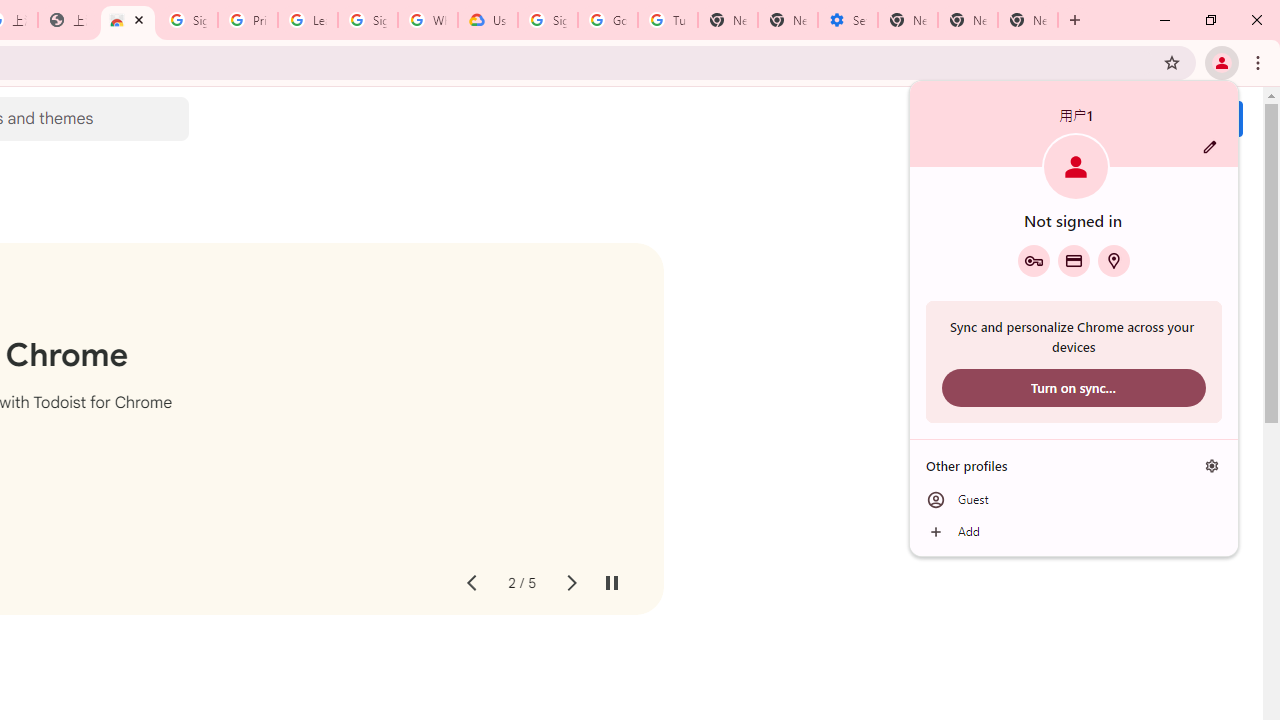  I want to click on 'Google Password Manager', so click(1033, 260).